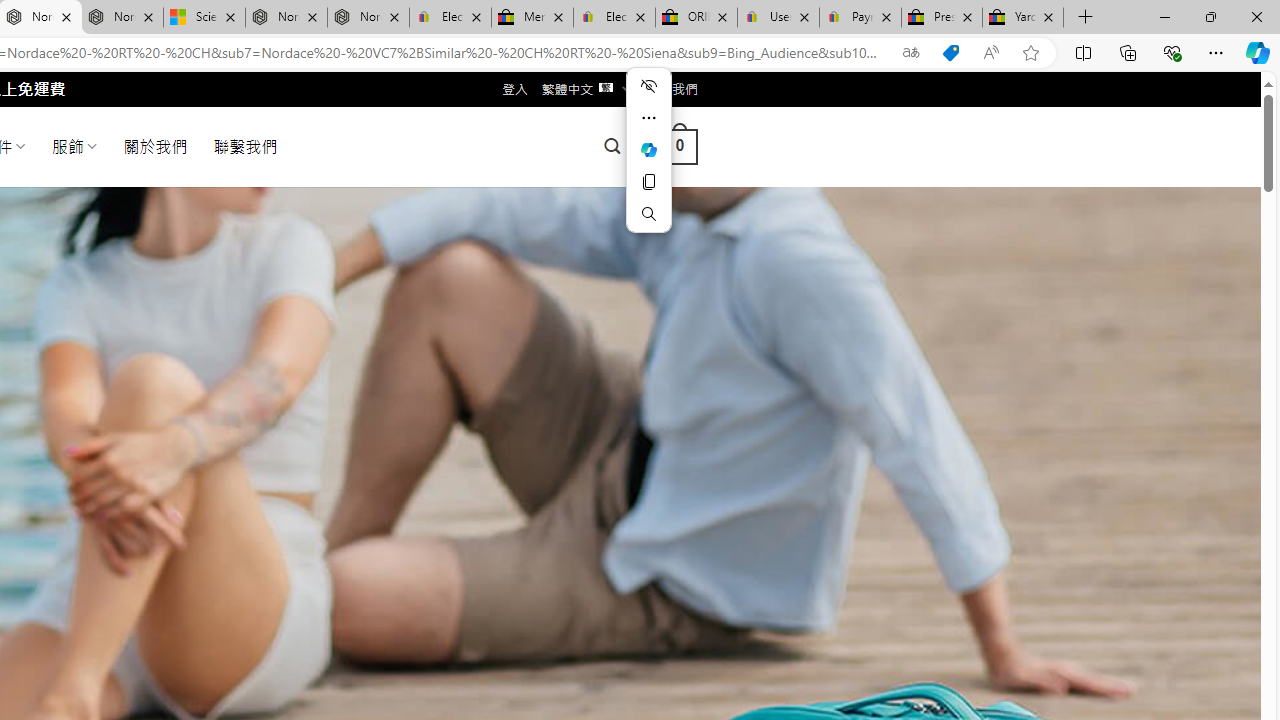 The height and width of the screenshot is (720, 1280). Describe the element at coordinates (285, 17) in the screenshot. I see `'Nordace - Summer Adventures 2024'` at that location.